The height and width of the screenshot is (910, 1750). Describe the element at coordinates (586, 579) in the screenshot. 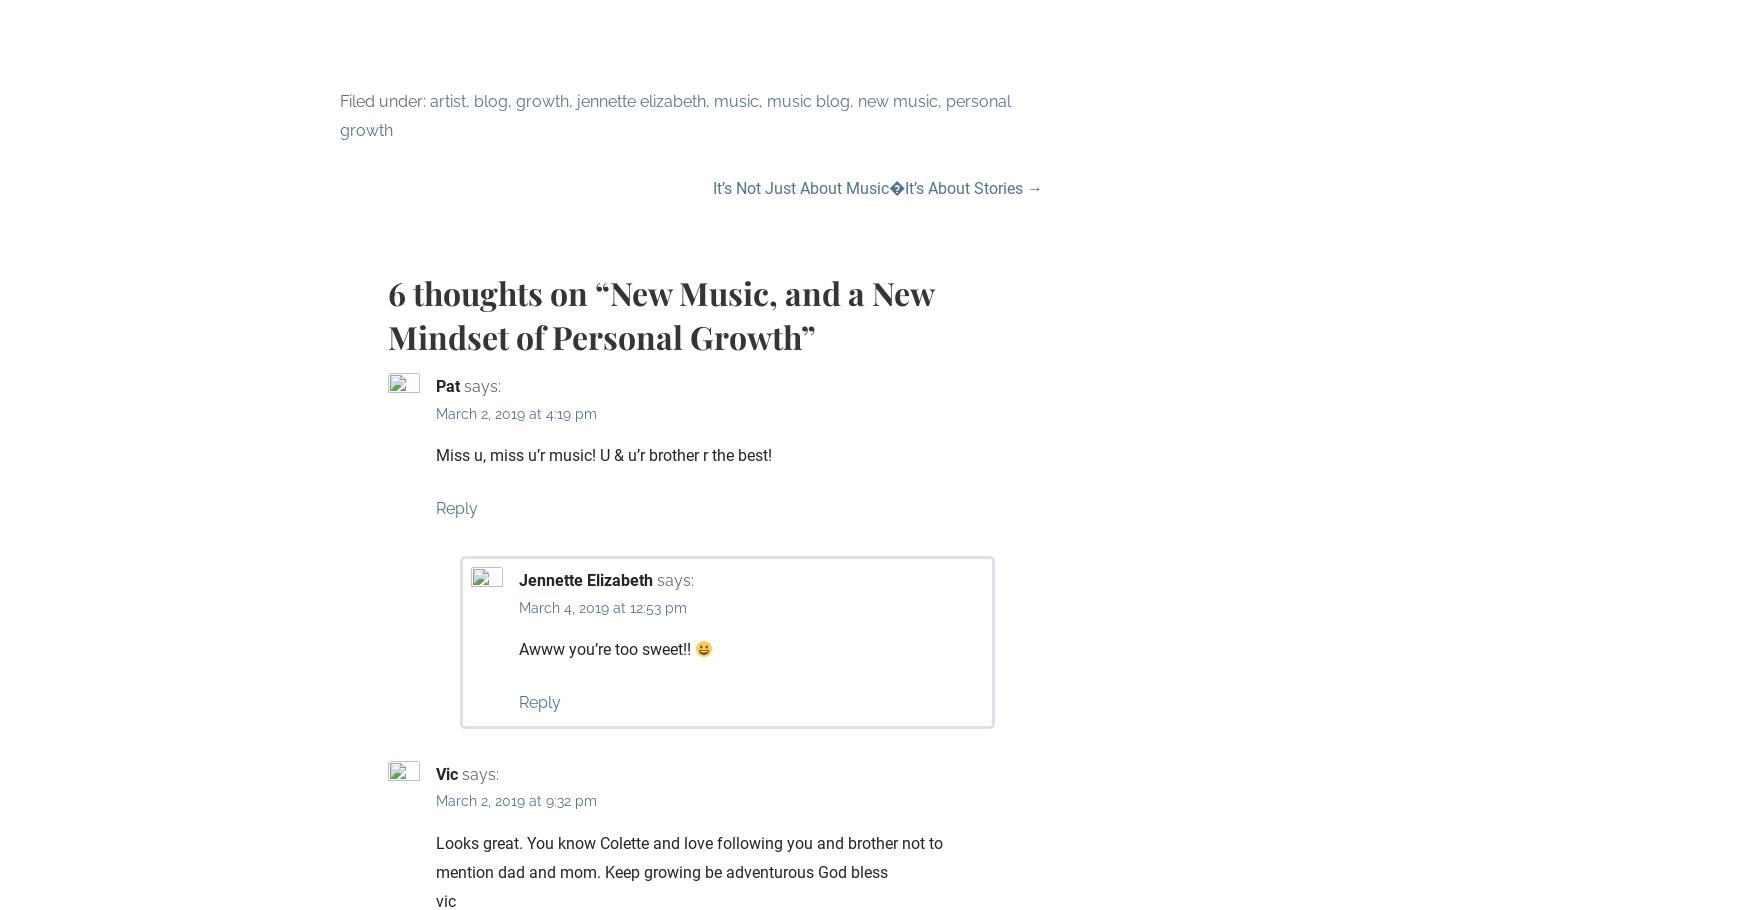

I see `'Jennette Elizabeth'` at that location.